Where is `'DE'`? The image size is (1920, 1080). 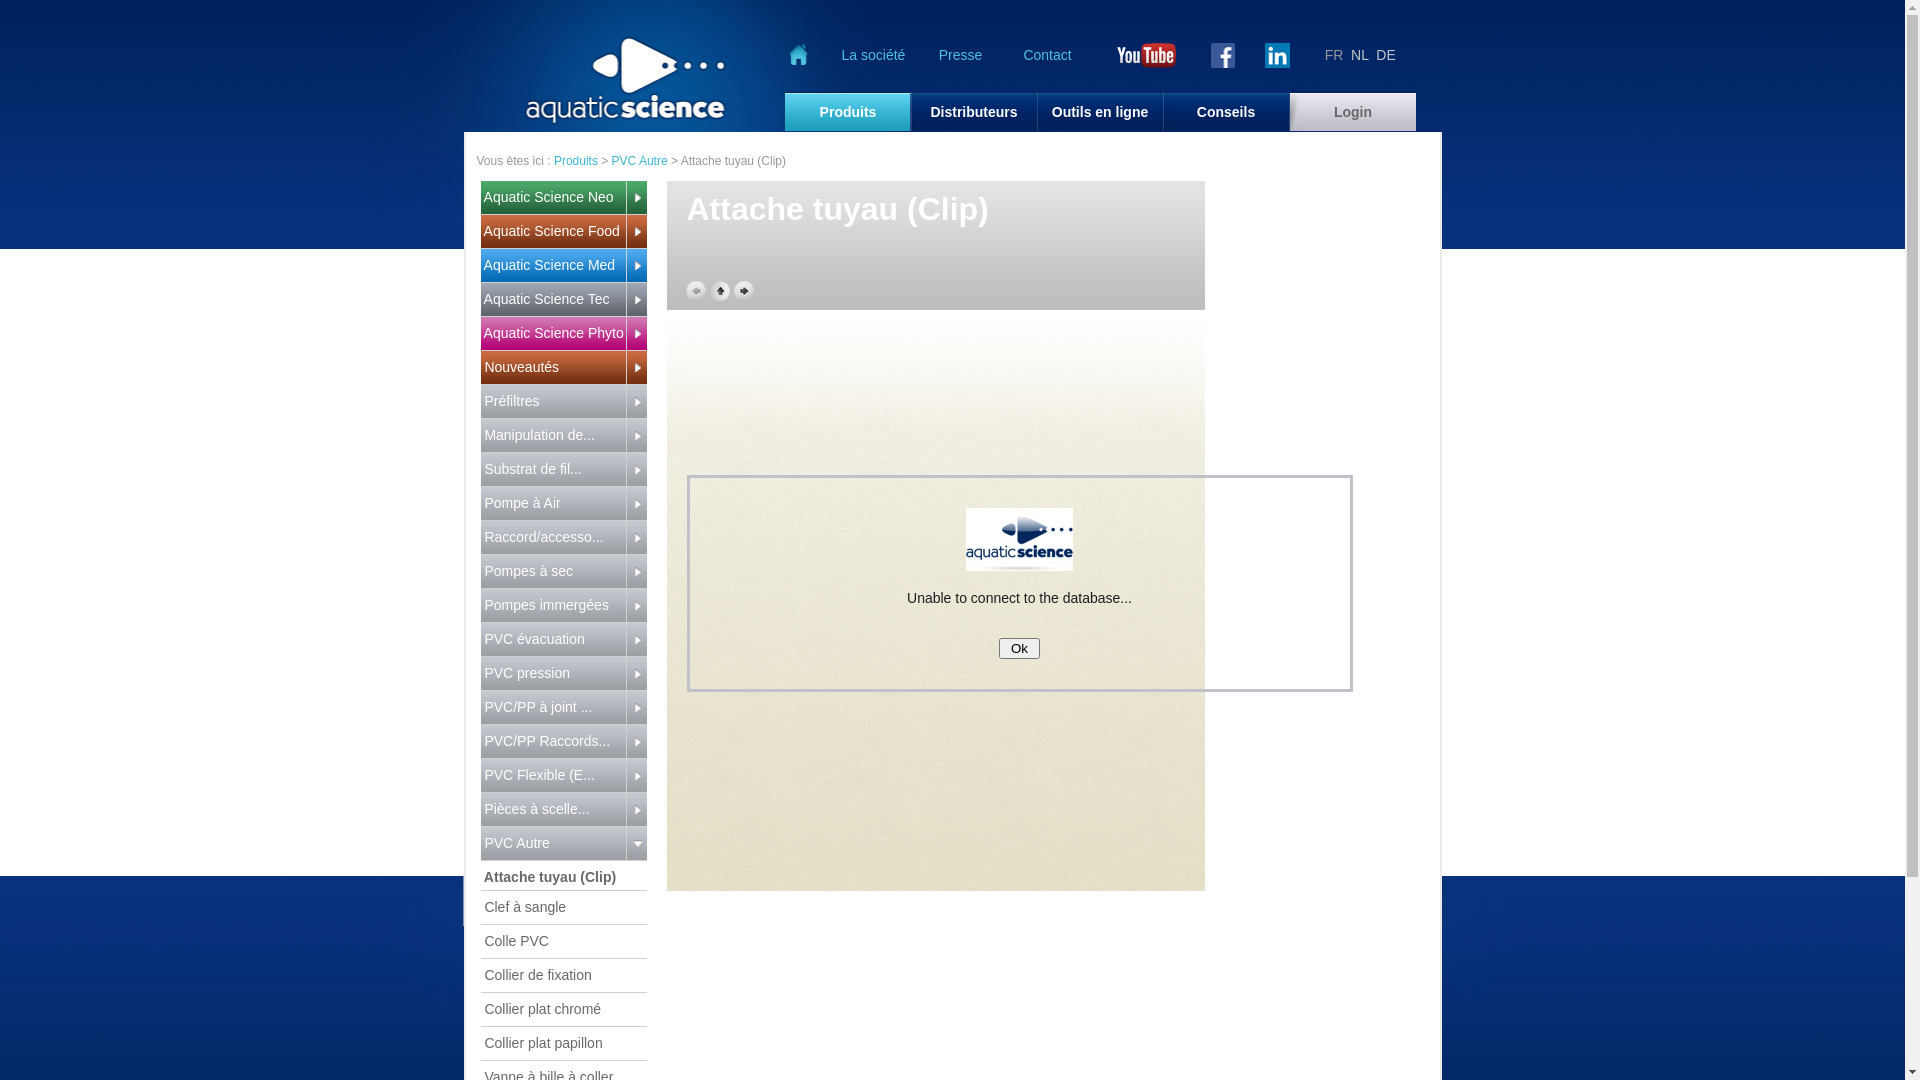
'DE' is located at coordinates (1385, 53).